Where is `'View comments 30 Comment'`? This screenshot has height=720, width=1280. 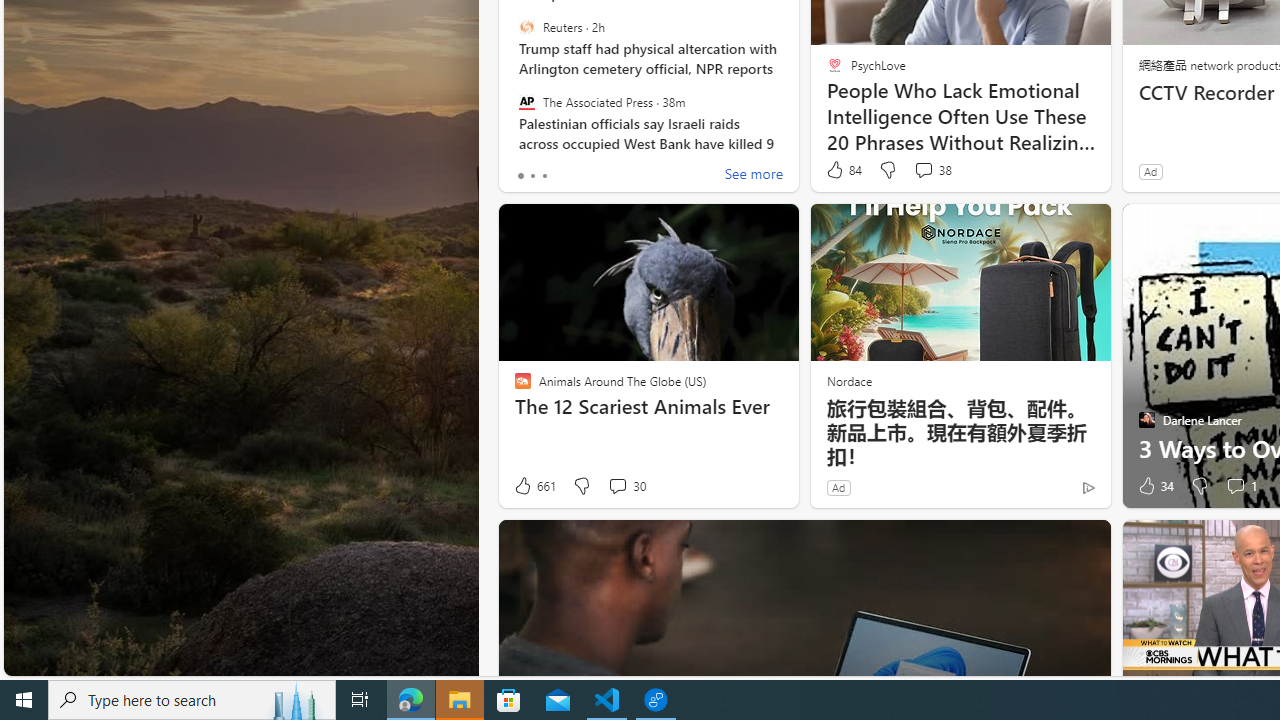 'View comments 30 Comment' is located at coordinates (616, 486).